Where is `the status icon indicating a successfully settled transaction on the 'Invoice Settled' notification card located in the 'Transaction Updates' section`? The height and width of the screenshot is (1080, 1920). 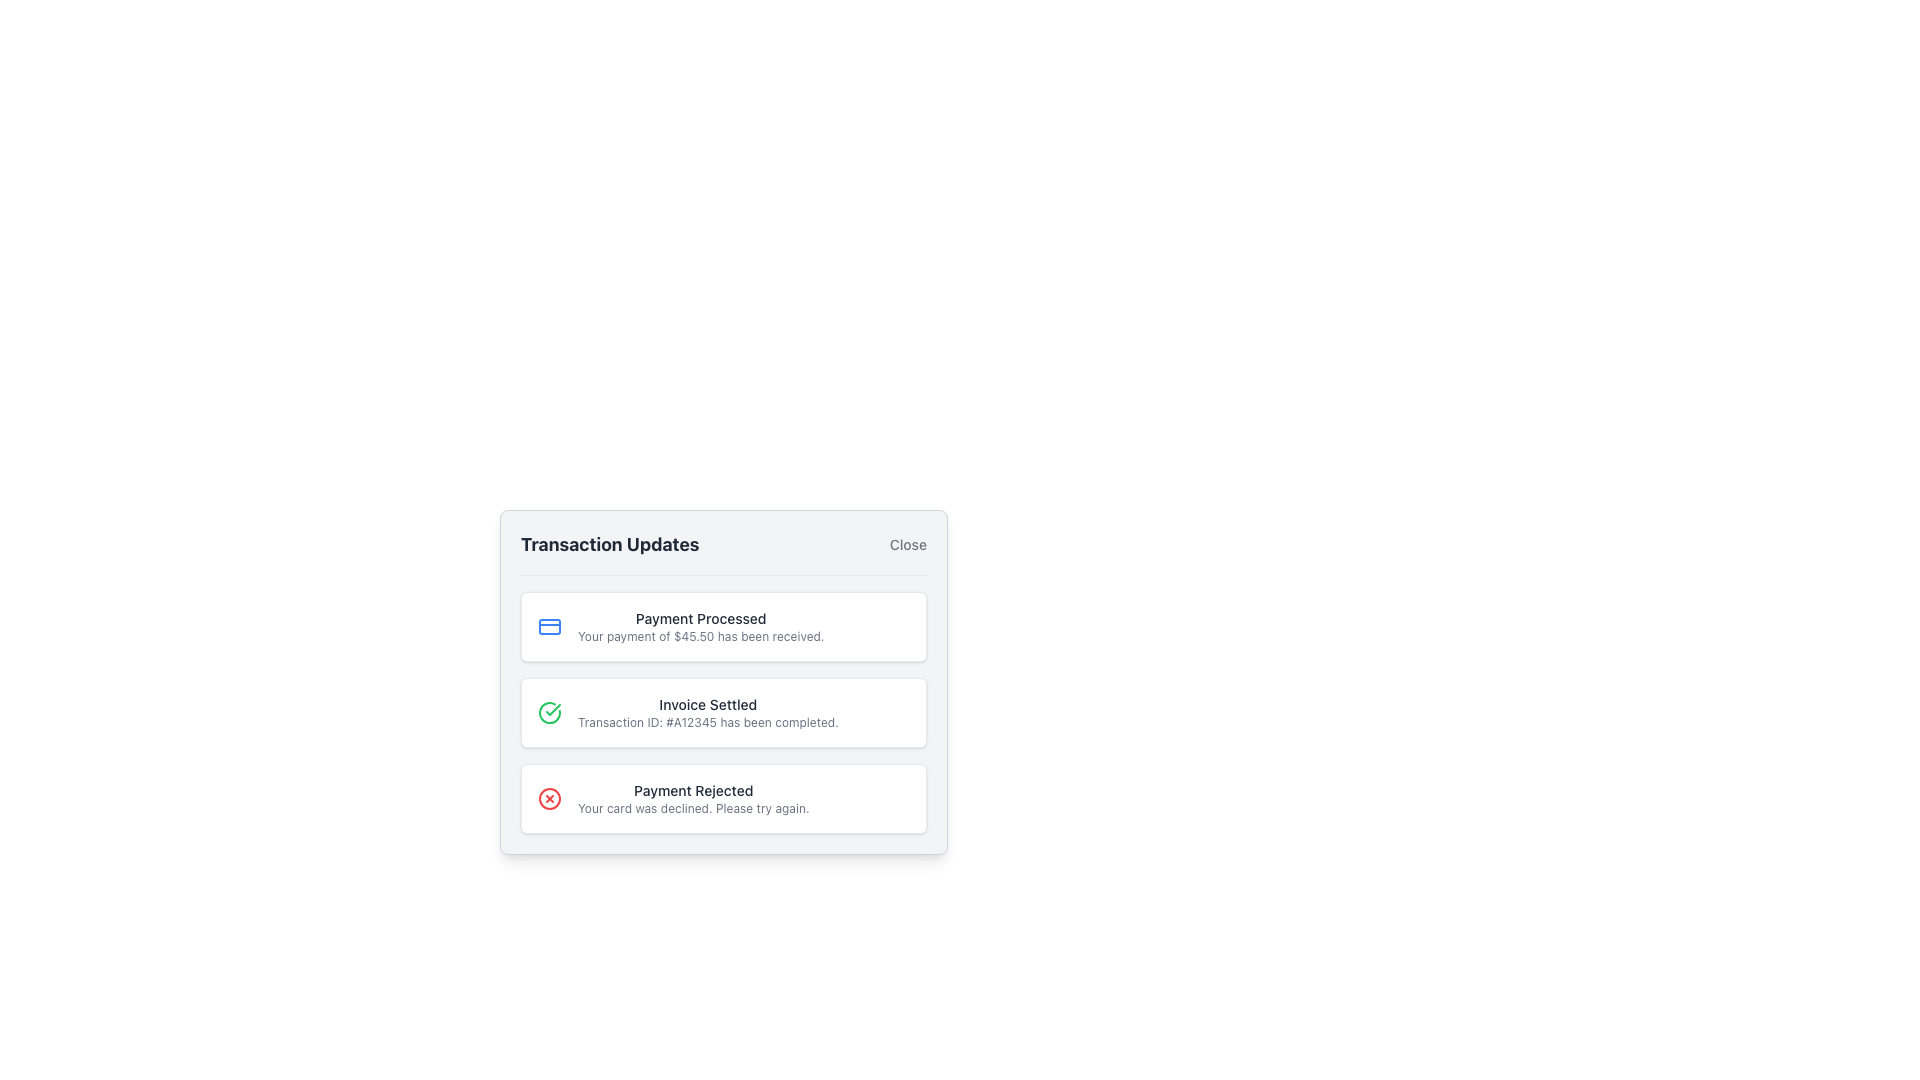
the status icon indicating a successfully settled transaction on the 'Invoice Settled' notification card located in the 'Transaction Updates' section is located at coordinates (550, 712).